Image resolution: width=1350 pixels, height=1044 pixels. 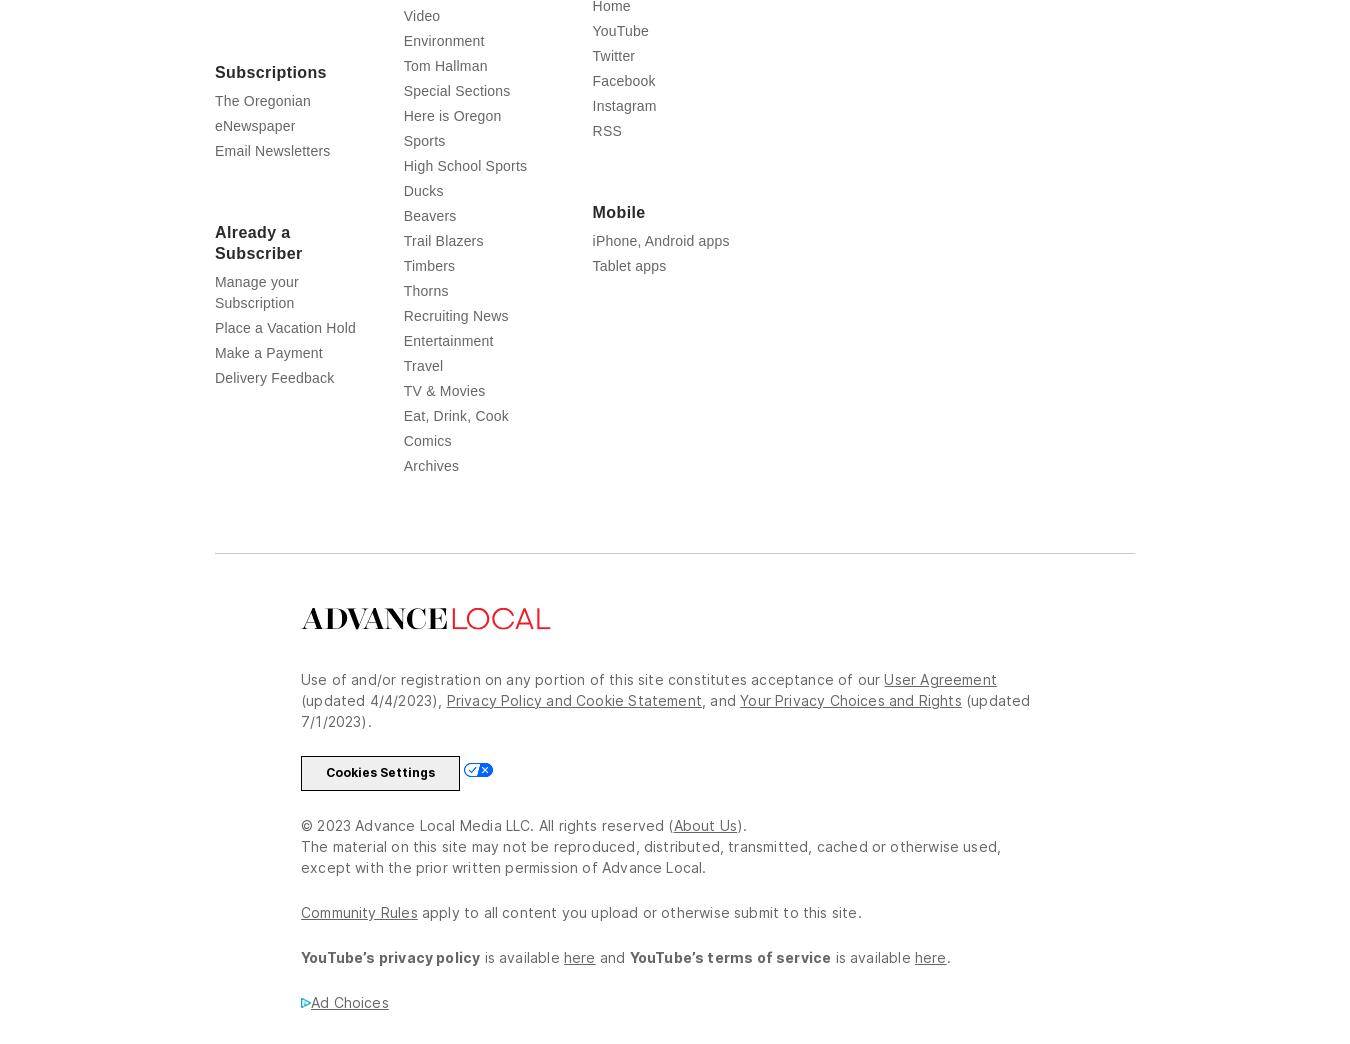 I want to click on 'Eat, Drink, Cook', so click(x=454, y=453).